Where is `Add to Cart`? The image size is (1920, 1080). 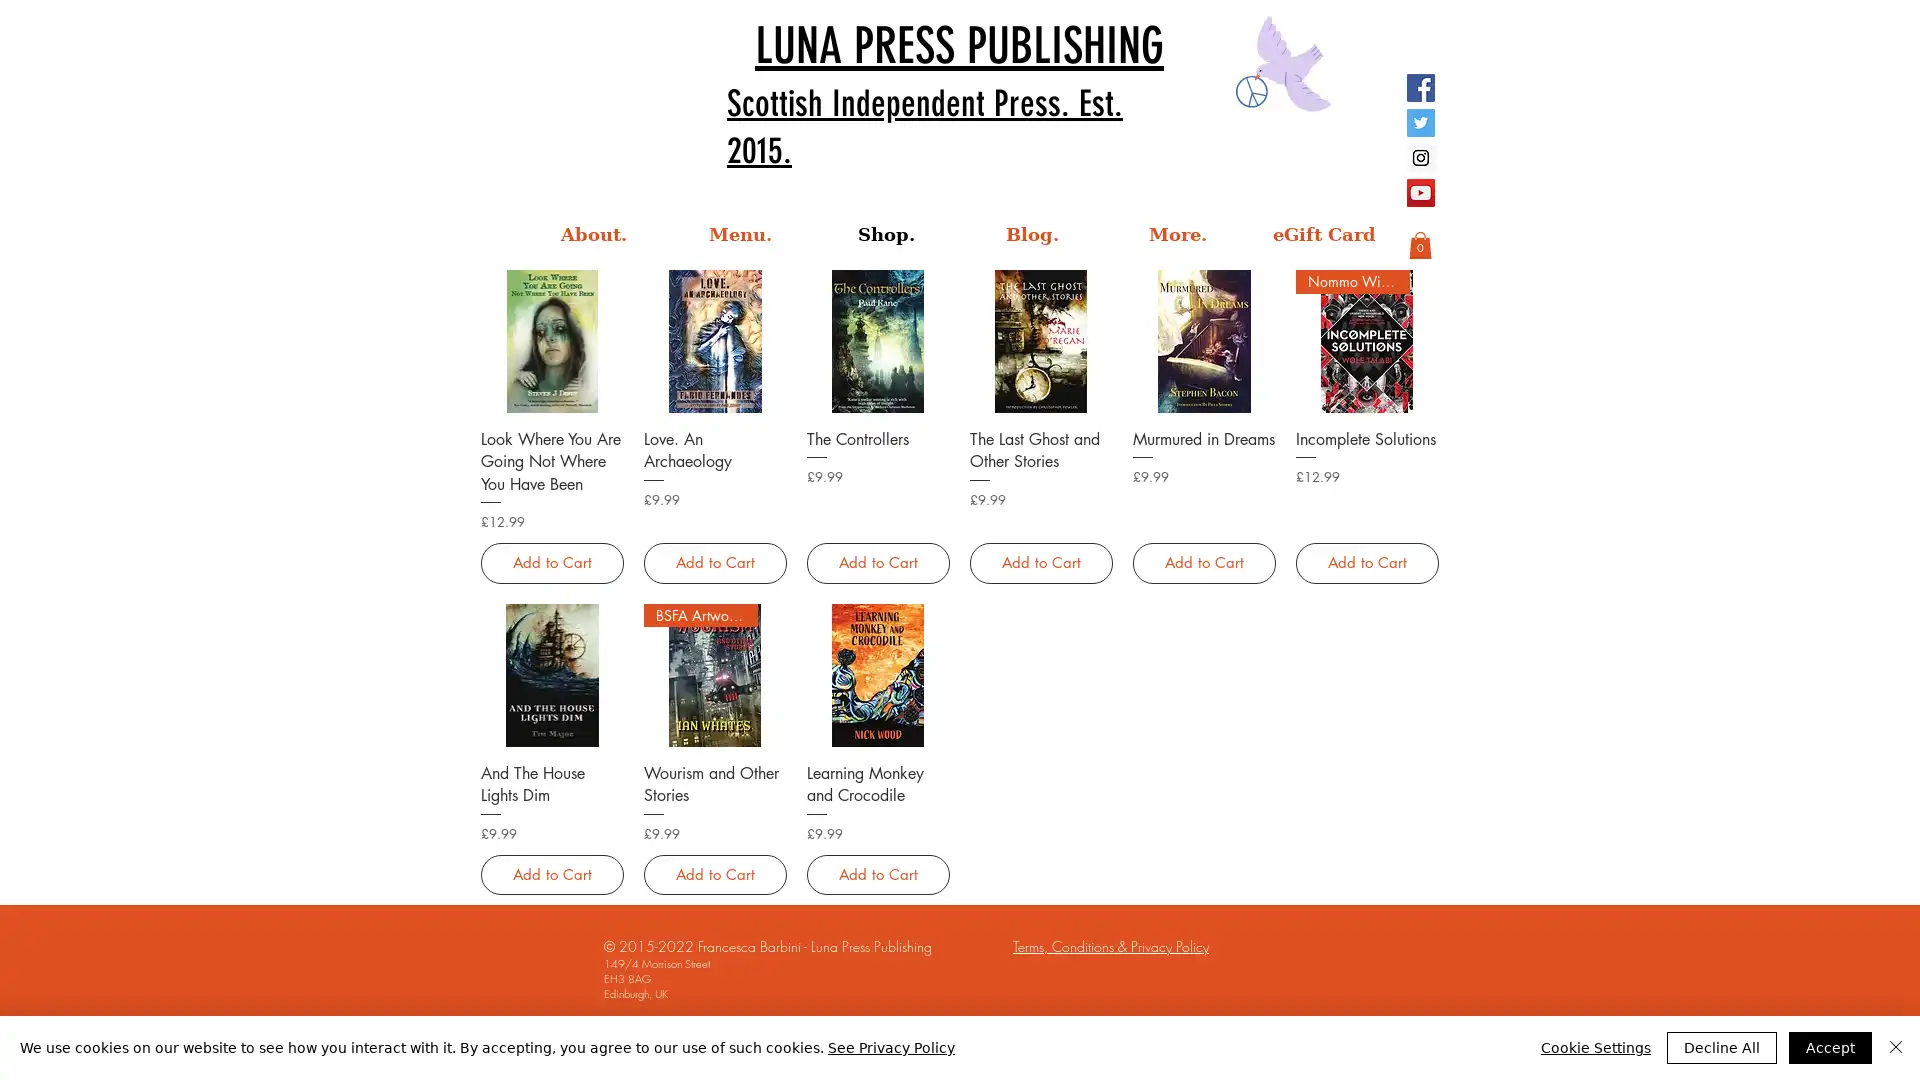 Add to Cart is located at coordinates (1365, 563).